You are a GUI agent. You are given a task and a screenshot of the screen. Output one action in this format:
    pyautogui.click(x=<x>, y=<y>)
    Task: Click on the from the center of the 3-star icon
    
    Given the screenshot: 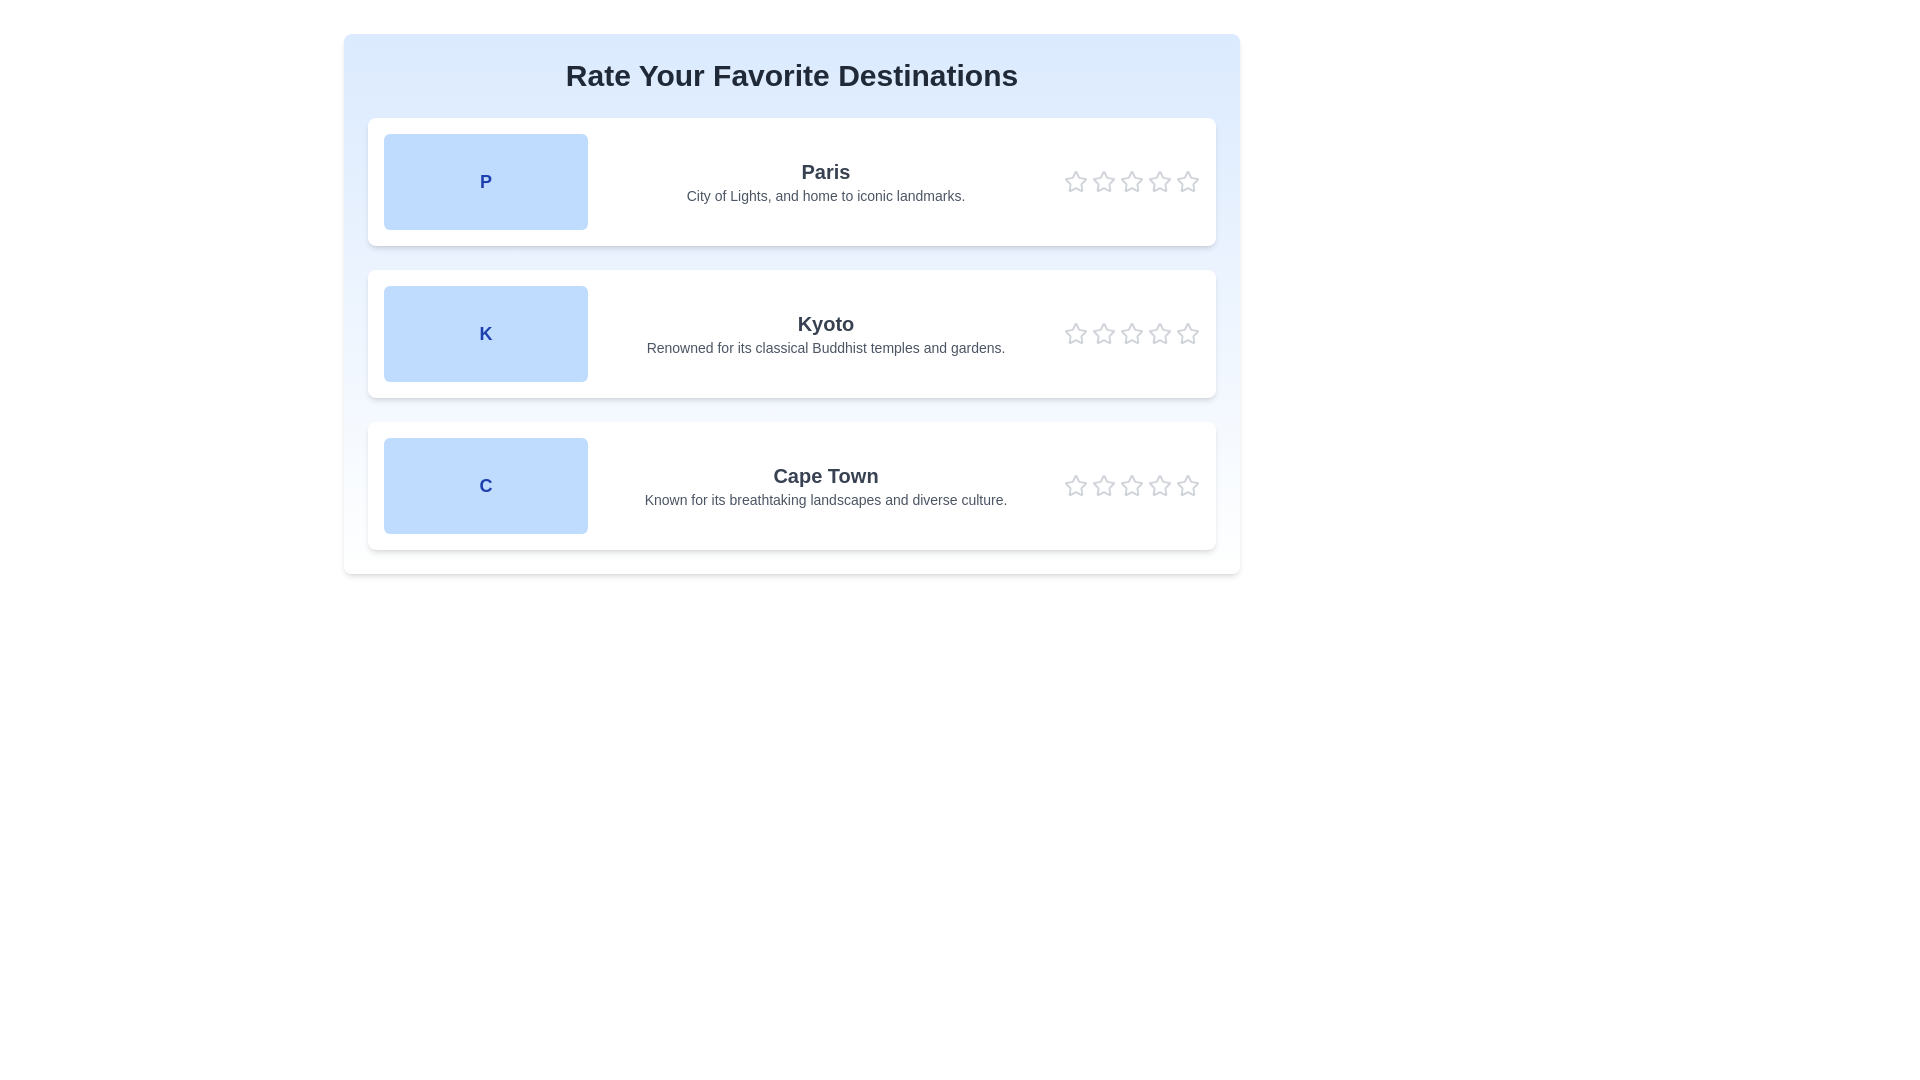 What is the action you would take?
    pyautogui.click(x=1132, y=181)
    